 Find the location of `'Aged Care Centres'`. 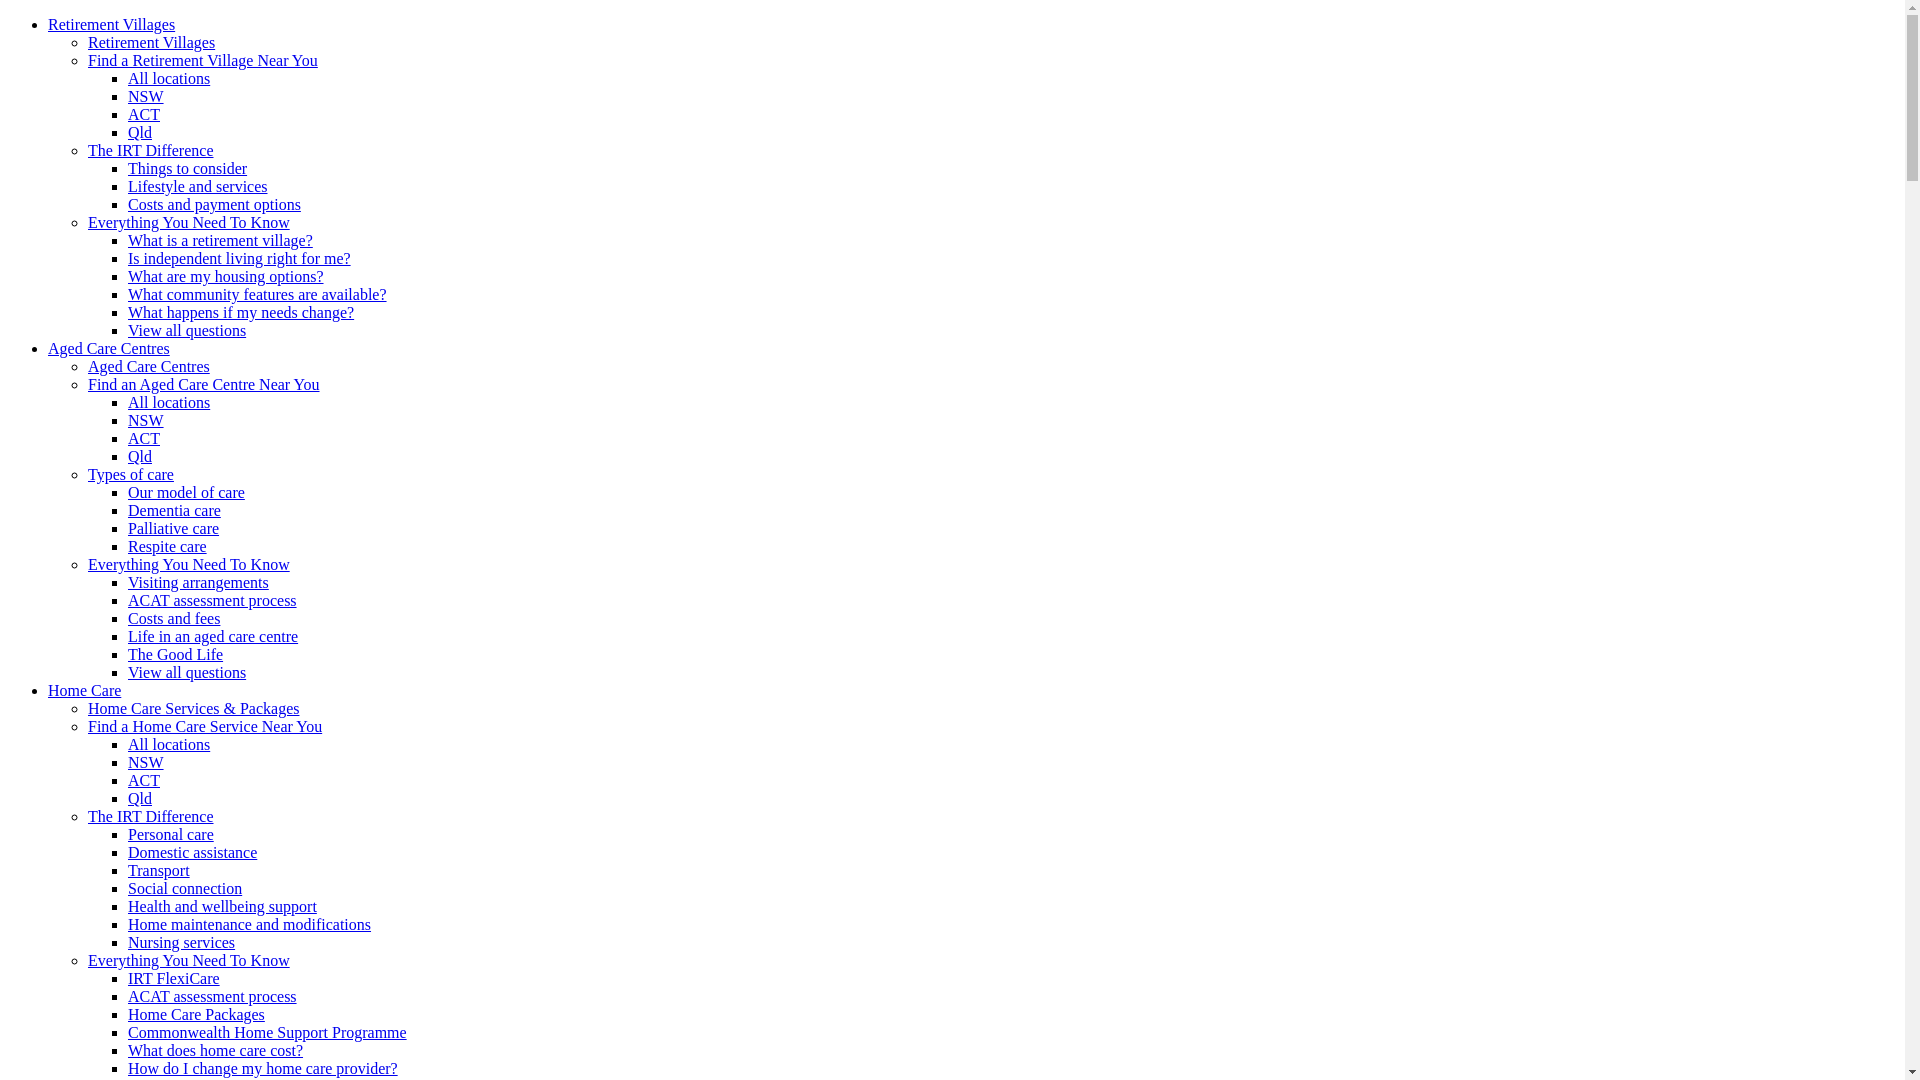

'Aged Care Centres' is located at coordinates (48, 347).